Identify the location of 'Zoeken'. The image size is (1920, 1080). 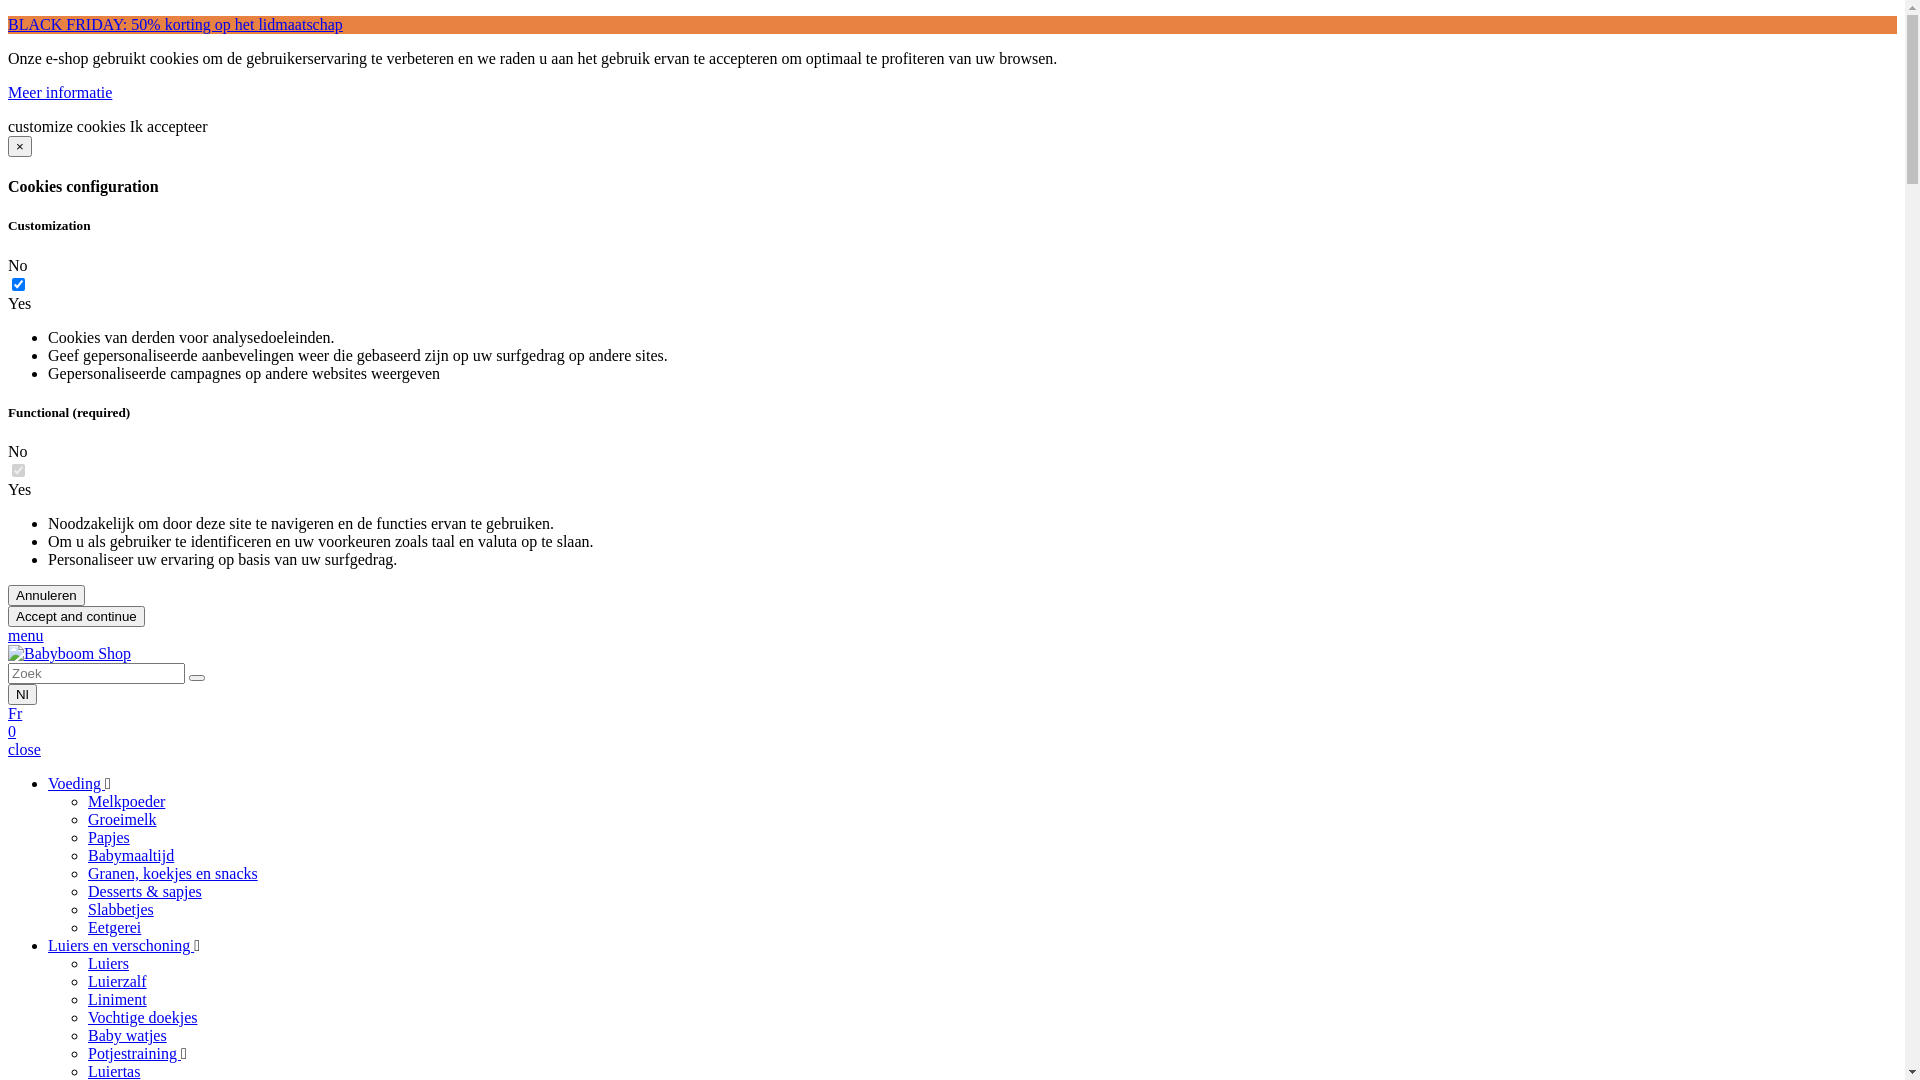
(196, 677).